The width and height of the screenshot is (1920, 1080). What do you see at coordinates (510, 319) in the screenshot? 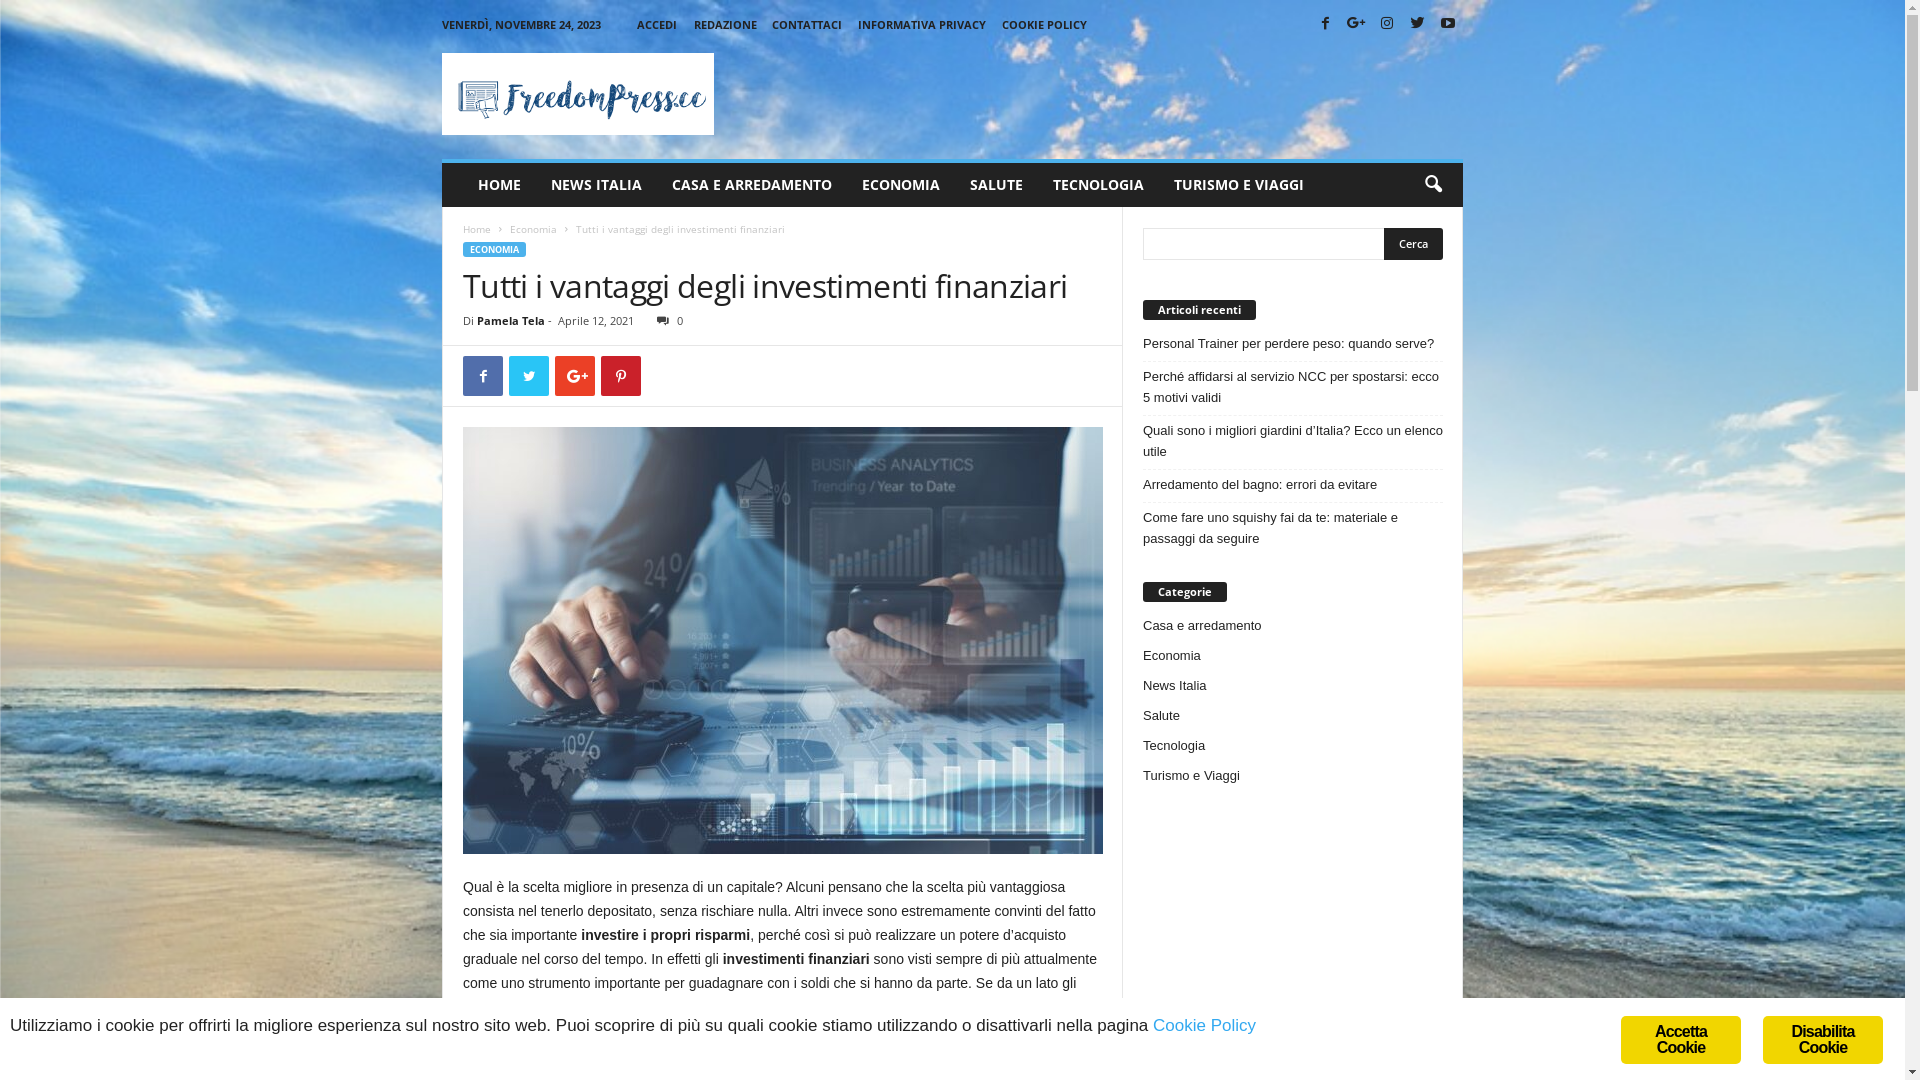
I see `'Pamela Tela'` at bounding box center [510, 319].